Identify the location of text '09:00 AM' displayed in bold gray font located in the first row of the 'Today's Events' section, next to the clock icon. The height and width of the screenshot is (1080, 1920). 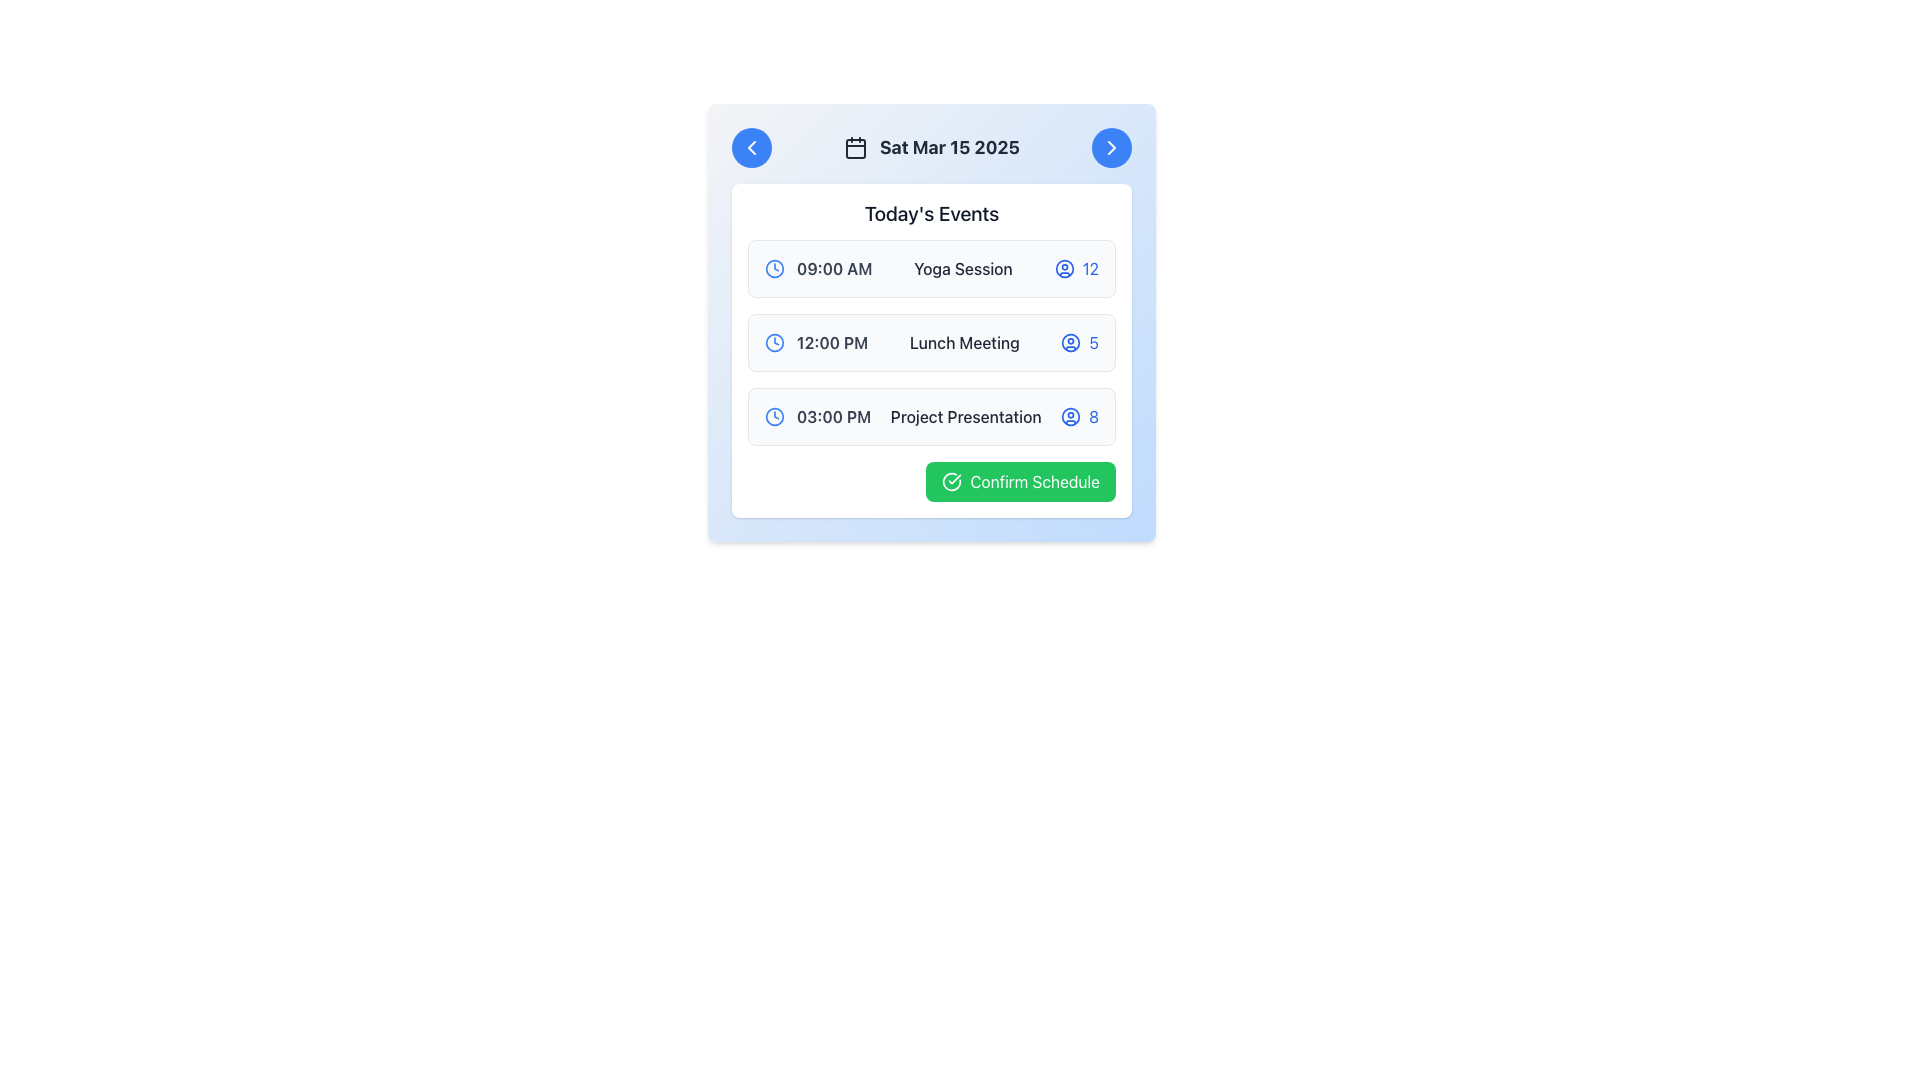
(834, 268).